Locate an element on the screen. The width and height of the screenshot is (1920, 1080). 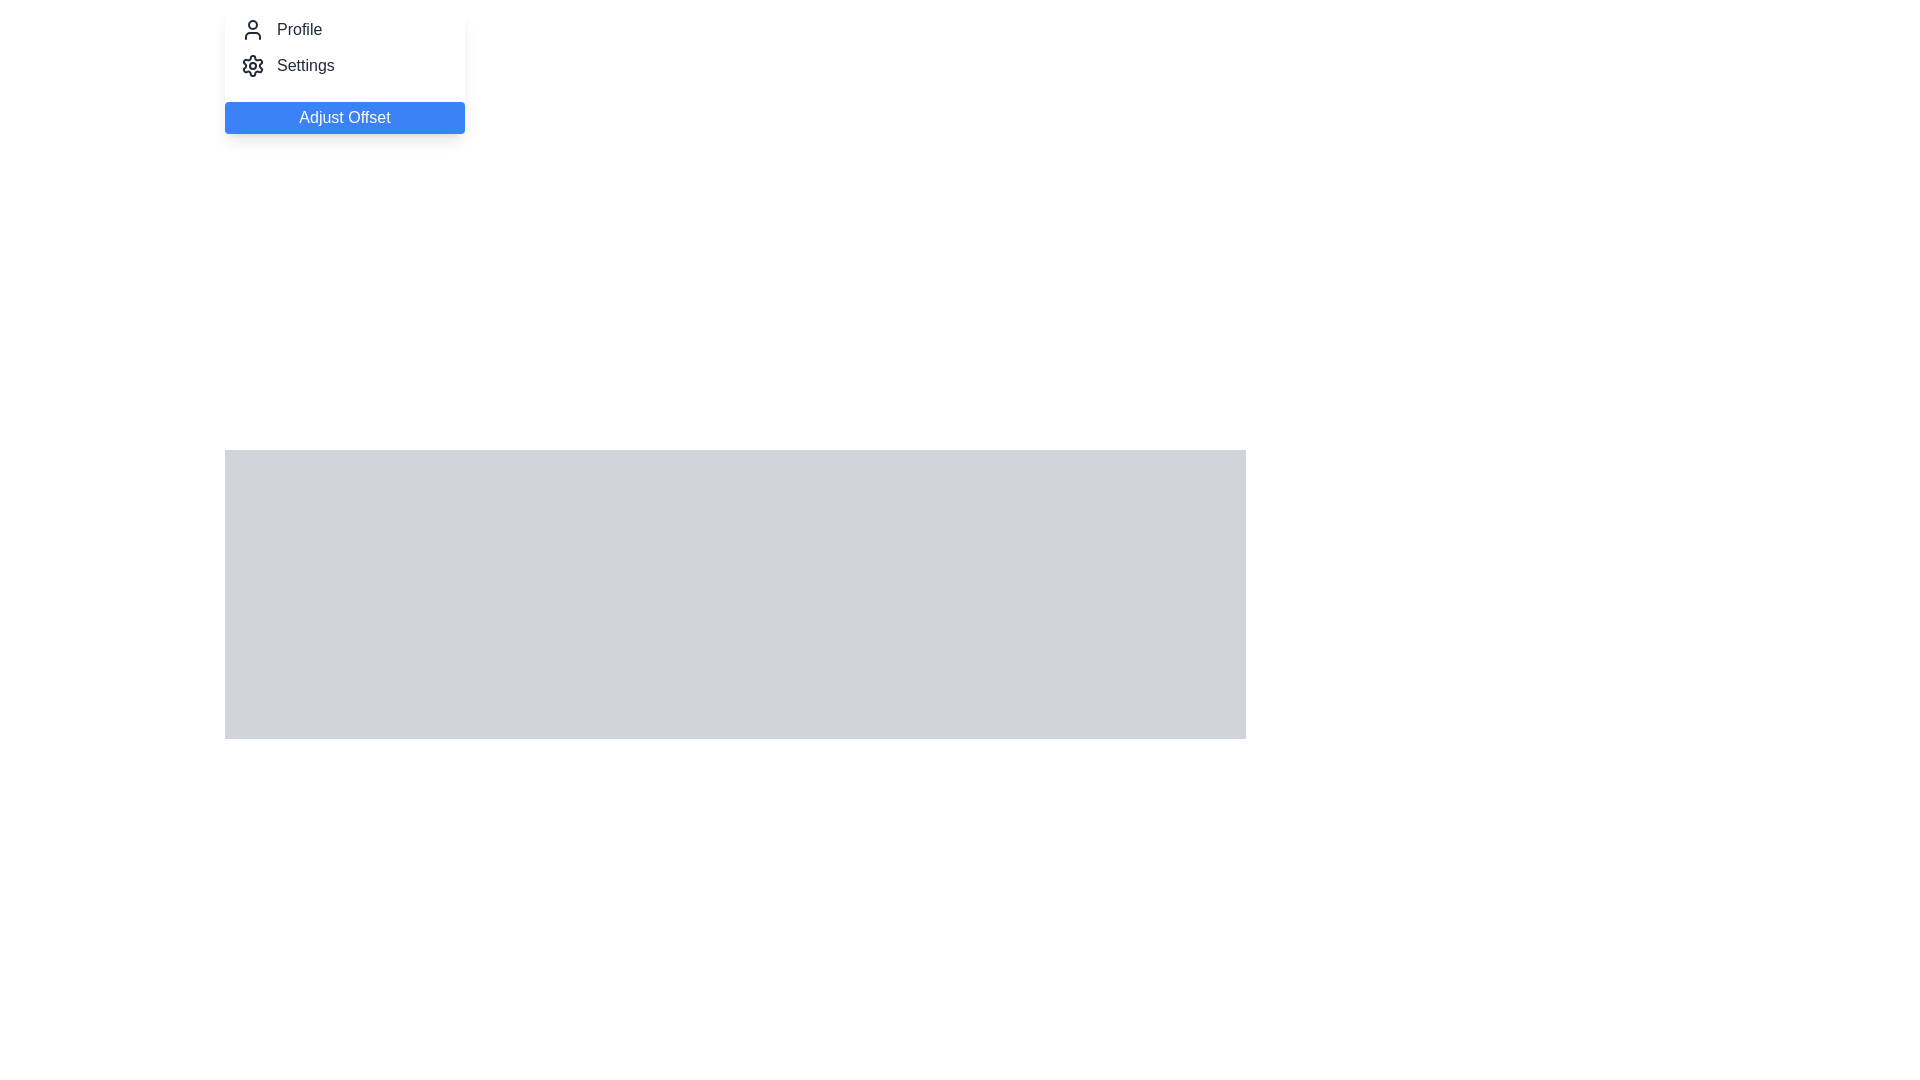
displayed text of the 'Profile' label located in the top section of the panel, right of the user icon and above the 'Settings' label is located at coordinates (298, 30).